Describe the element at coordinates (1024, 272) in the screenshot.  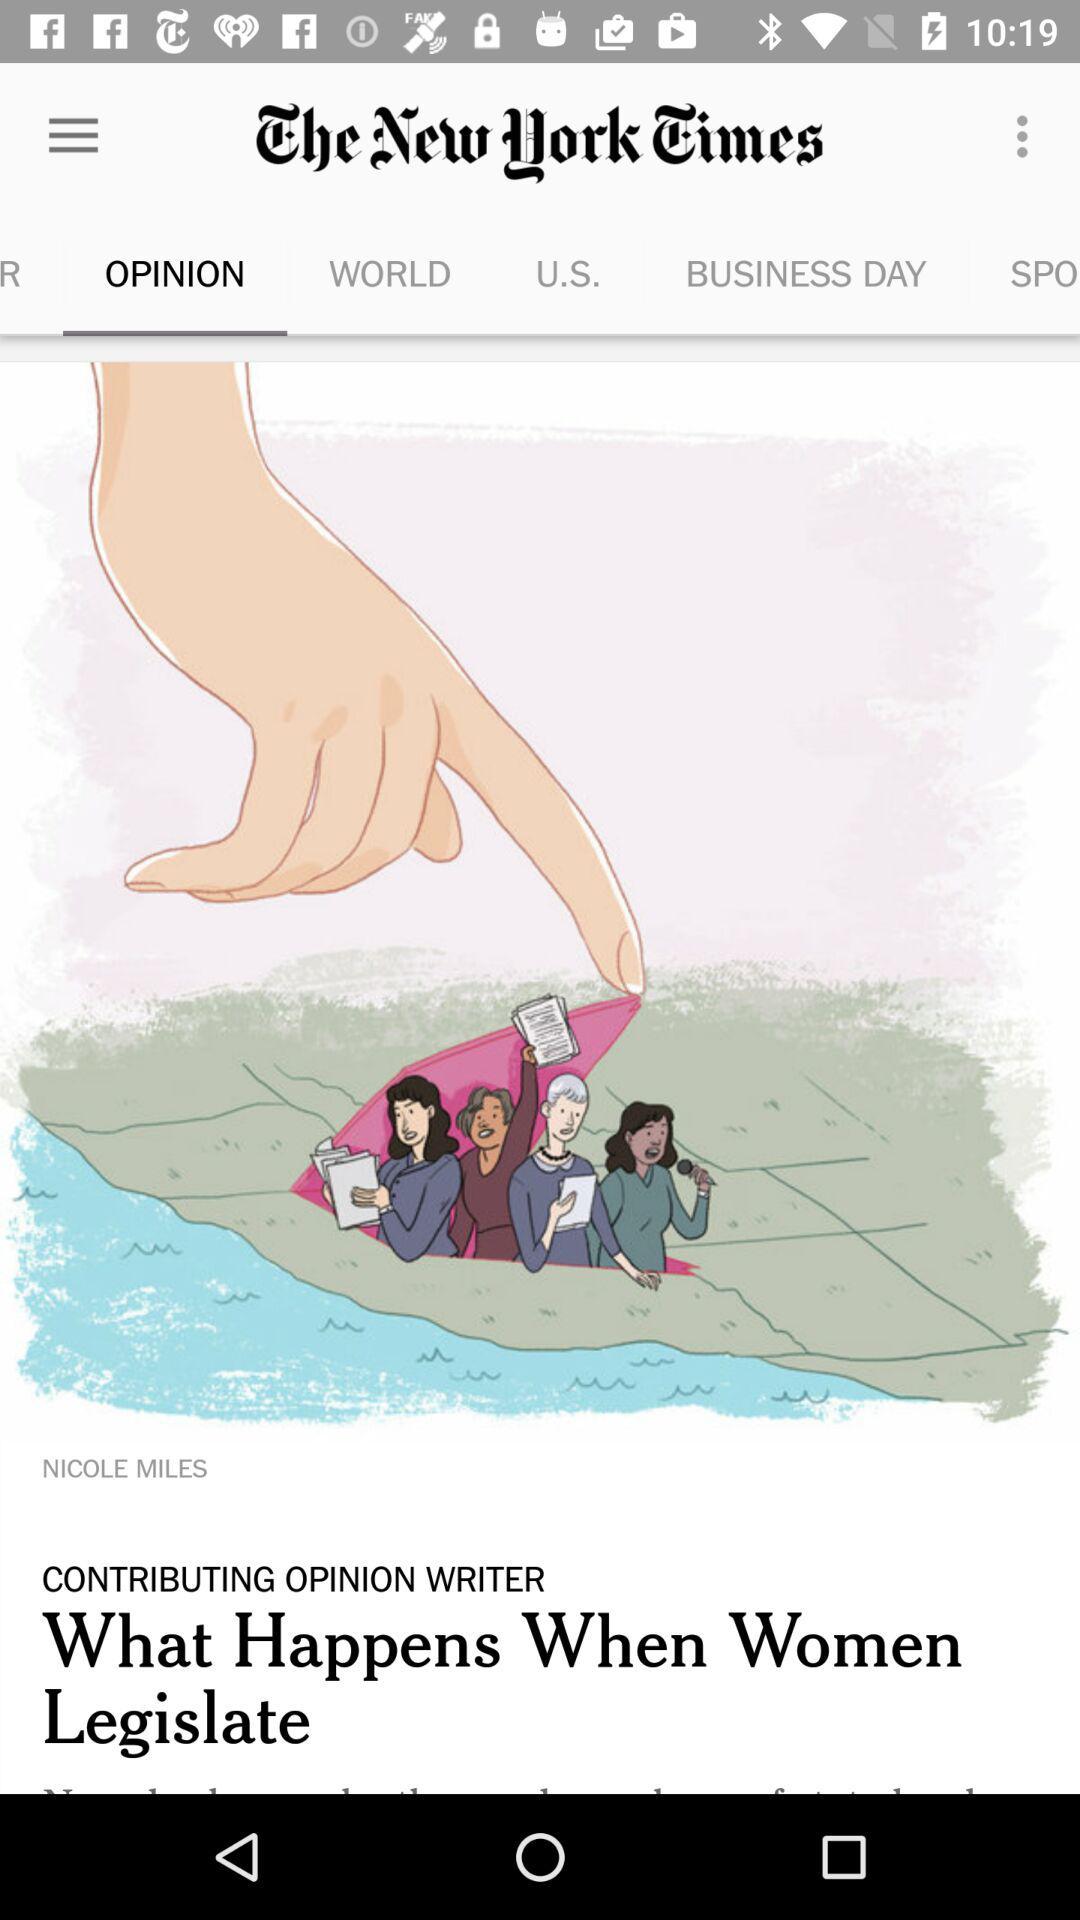
I see `item to the right of business day icon` at that location.